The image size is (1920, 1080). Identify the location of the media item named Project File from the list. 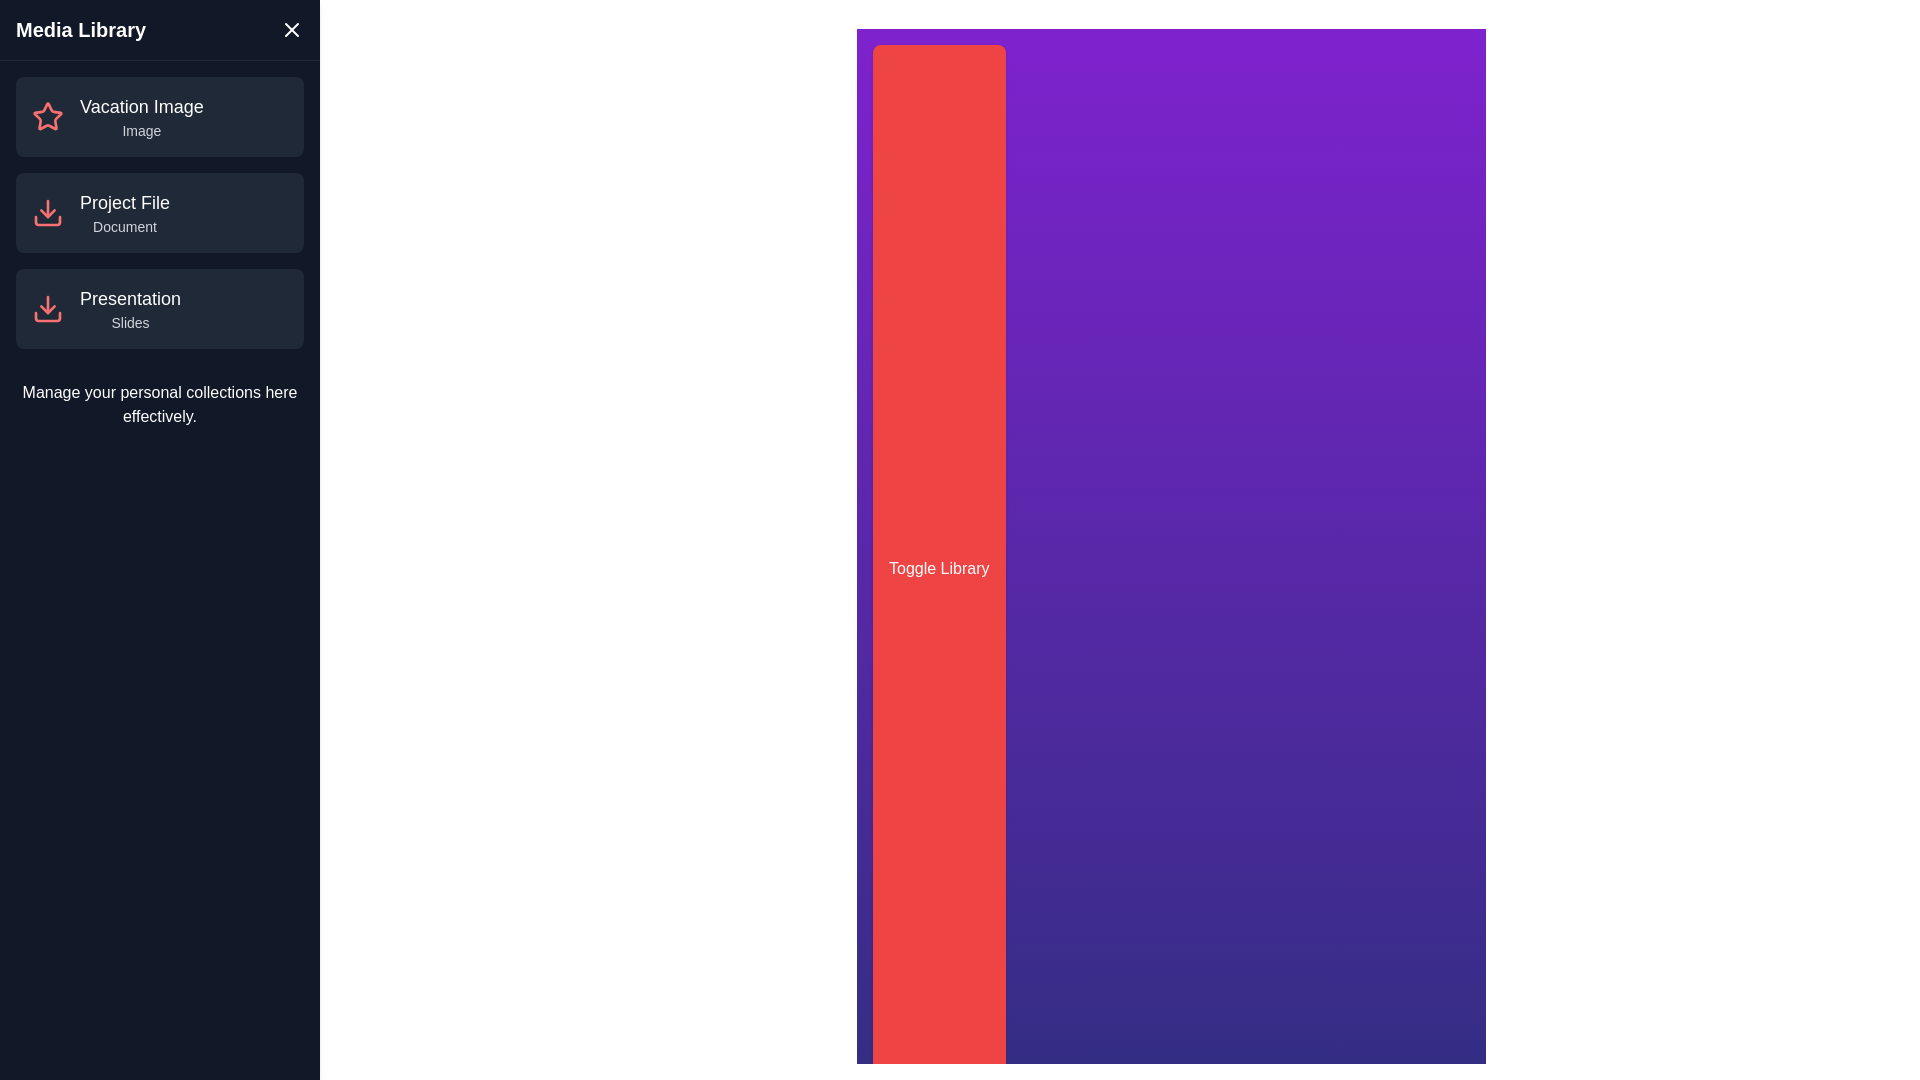
(158, 212).